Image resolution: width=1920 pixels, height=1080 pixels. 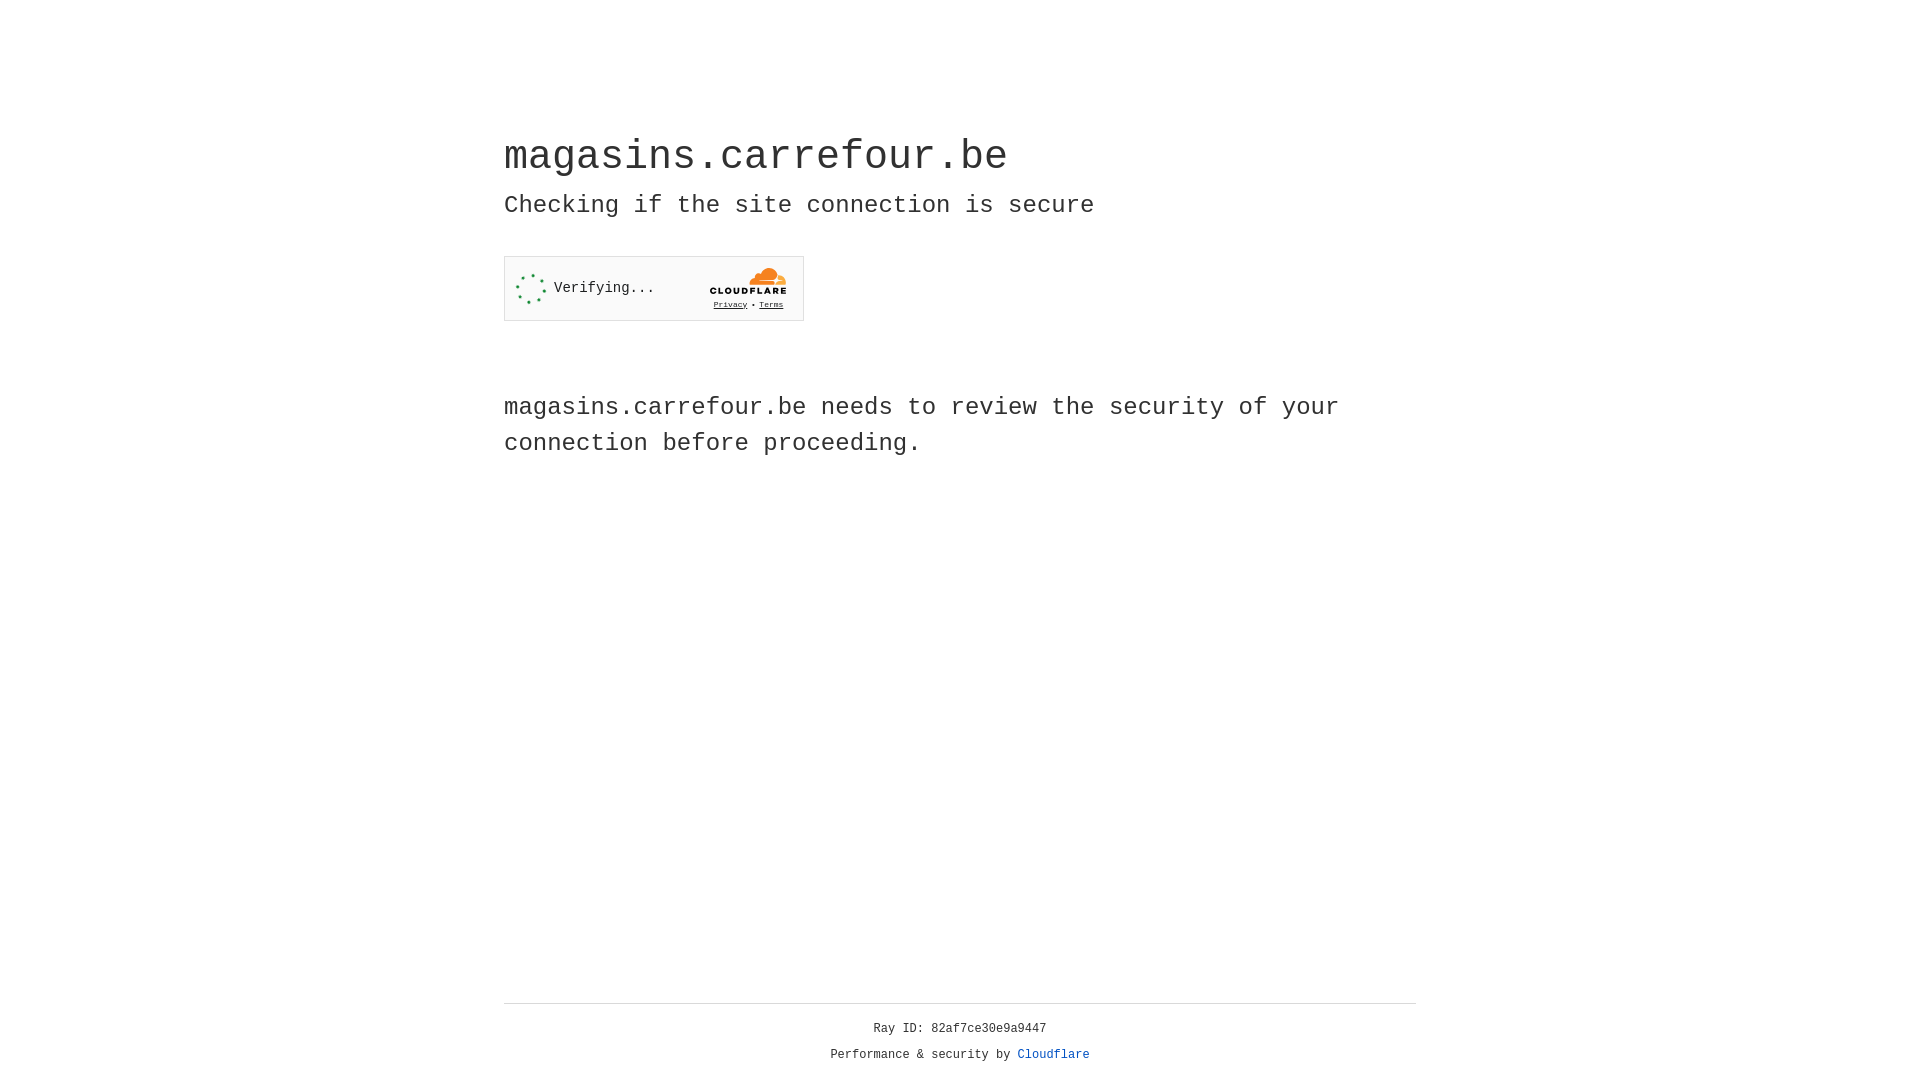 What do you see at coordinates (1053, 1054) in the screenshot?
I see `'Cloudflare'` at bounding box center [1053, 1054].